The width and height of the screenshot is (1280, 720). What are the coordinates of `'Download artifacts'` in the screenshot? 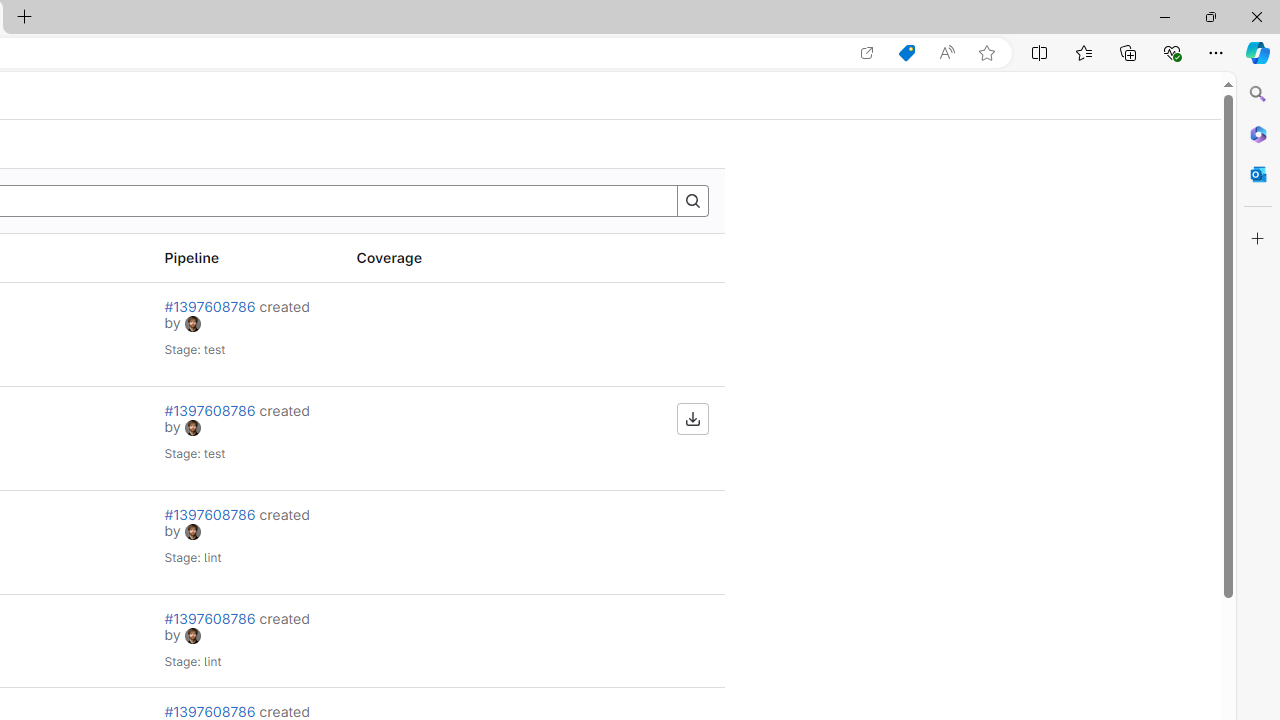 It's located at (692, 418).